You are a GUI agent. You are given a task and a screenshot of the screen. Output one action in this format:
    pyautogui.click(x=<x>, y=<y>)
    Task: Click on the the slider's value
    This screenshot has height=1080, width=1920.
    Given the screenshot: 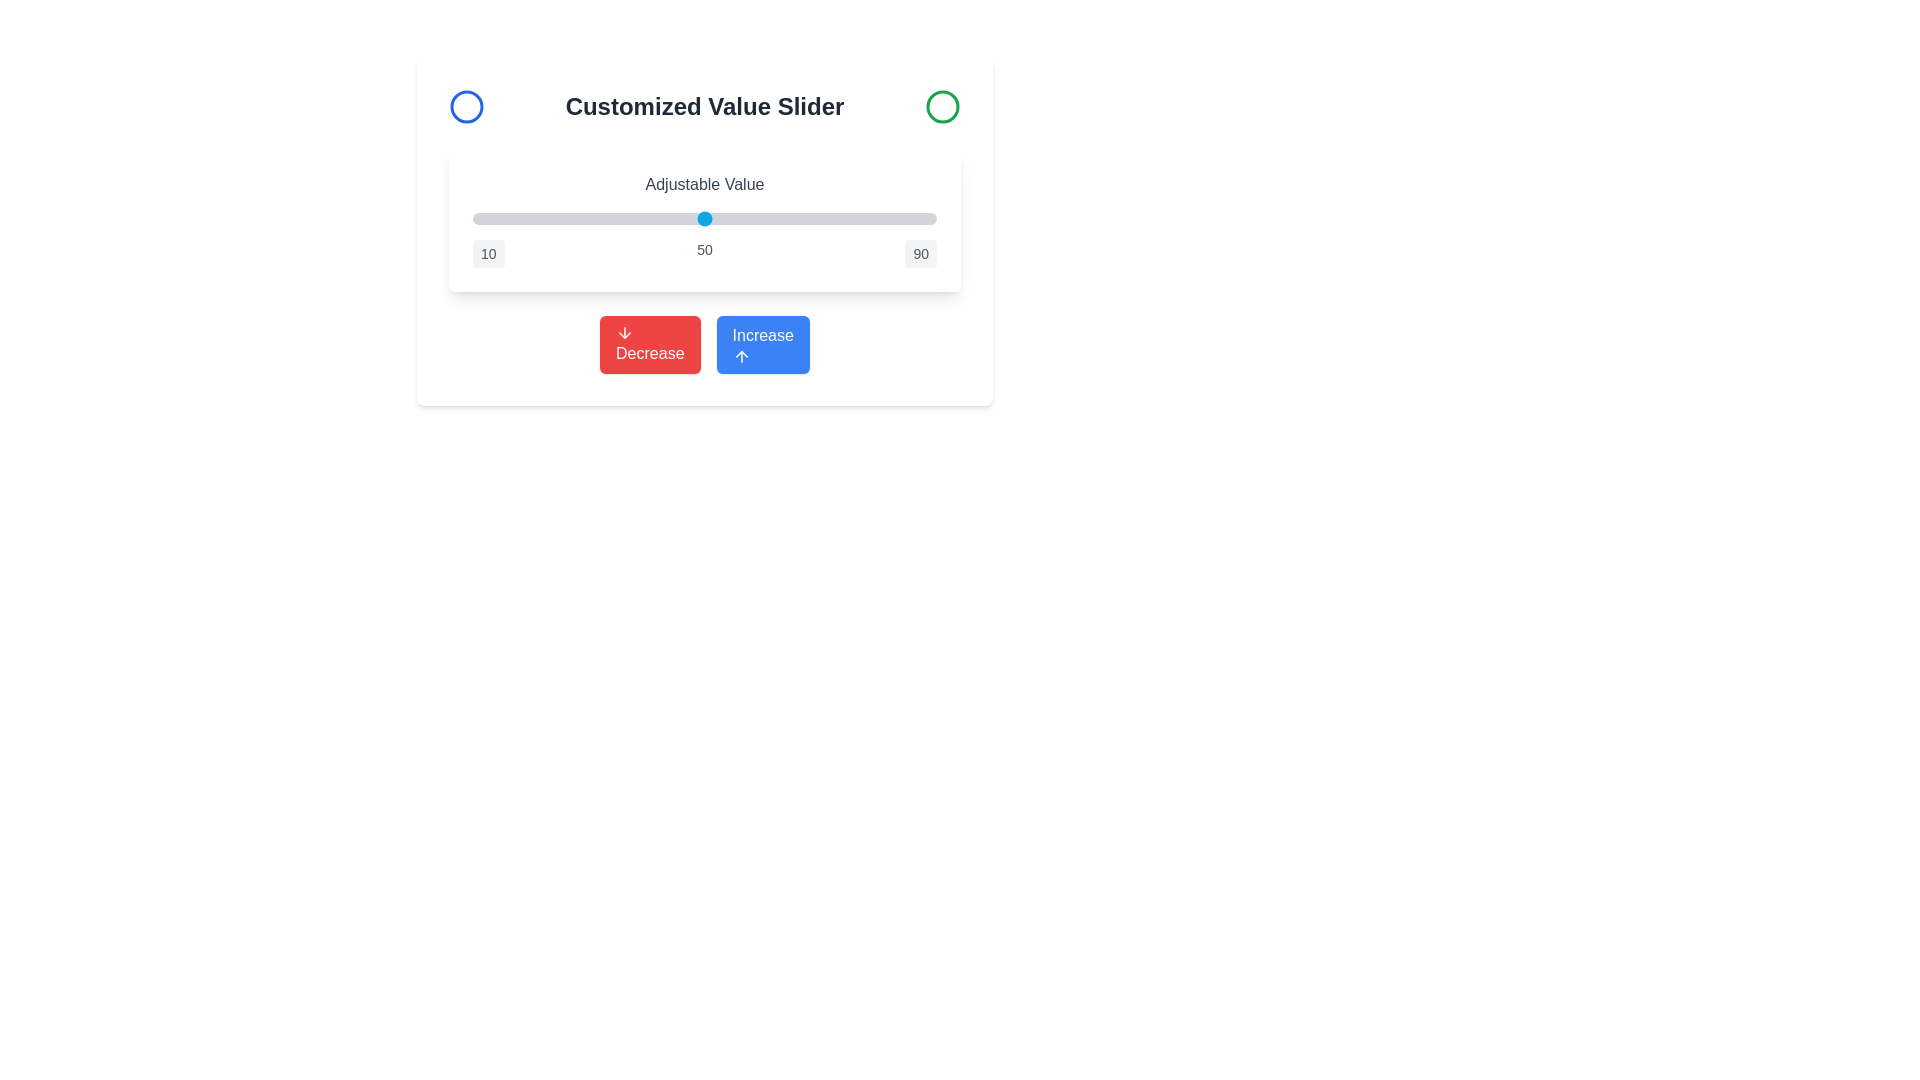 What is the action you would take?
    pyautogui.click(x=705, y=219)
    